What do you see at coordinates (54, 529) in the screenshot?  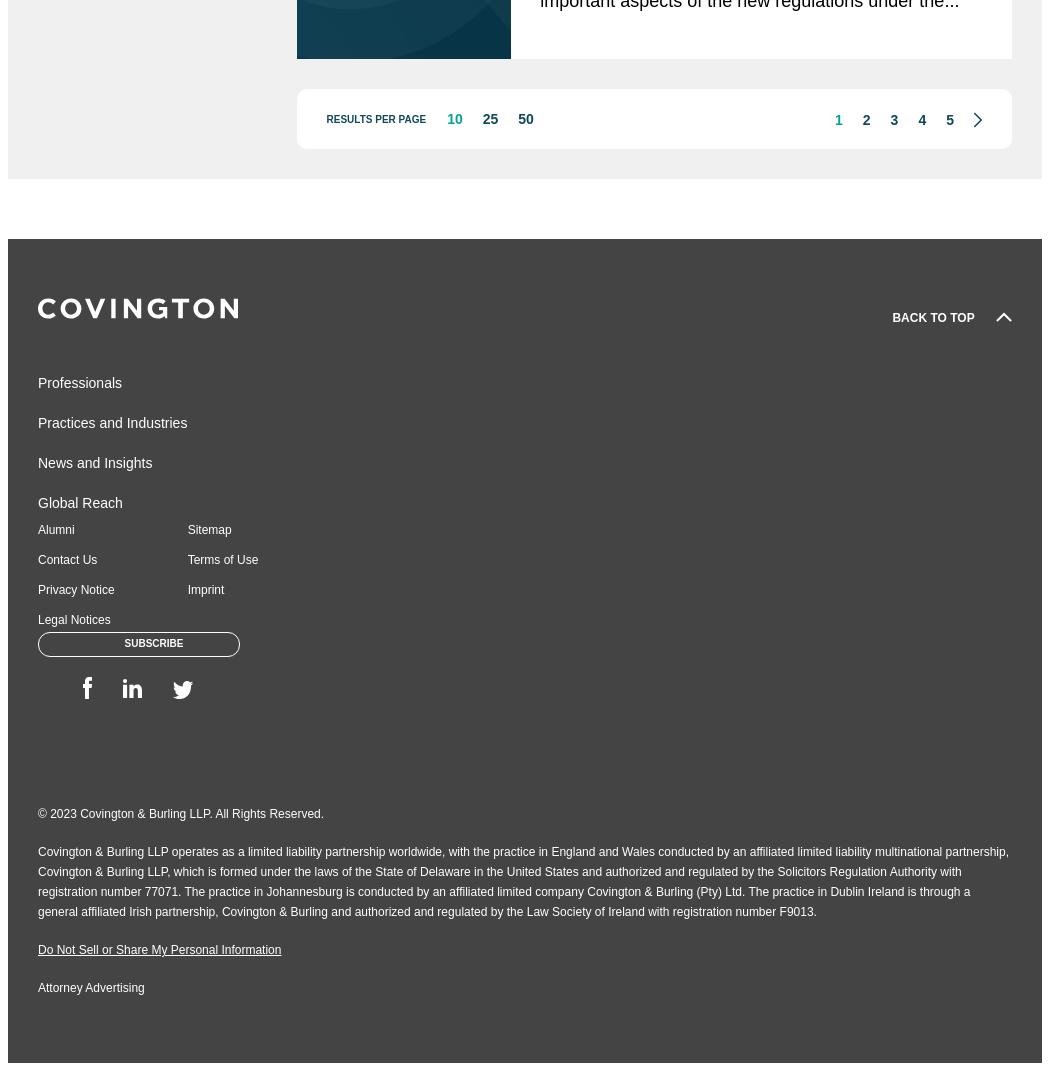 I see `'Alumni'` at bounding box center [54, 529].